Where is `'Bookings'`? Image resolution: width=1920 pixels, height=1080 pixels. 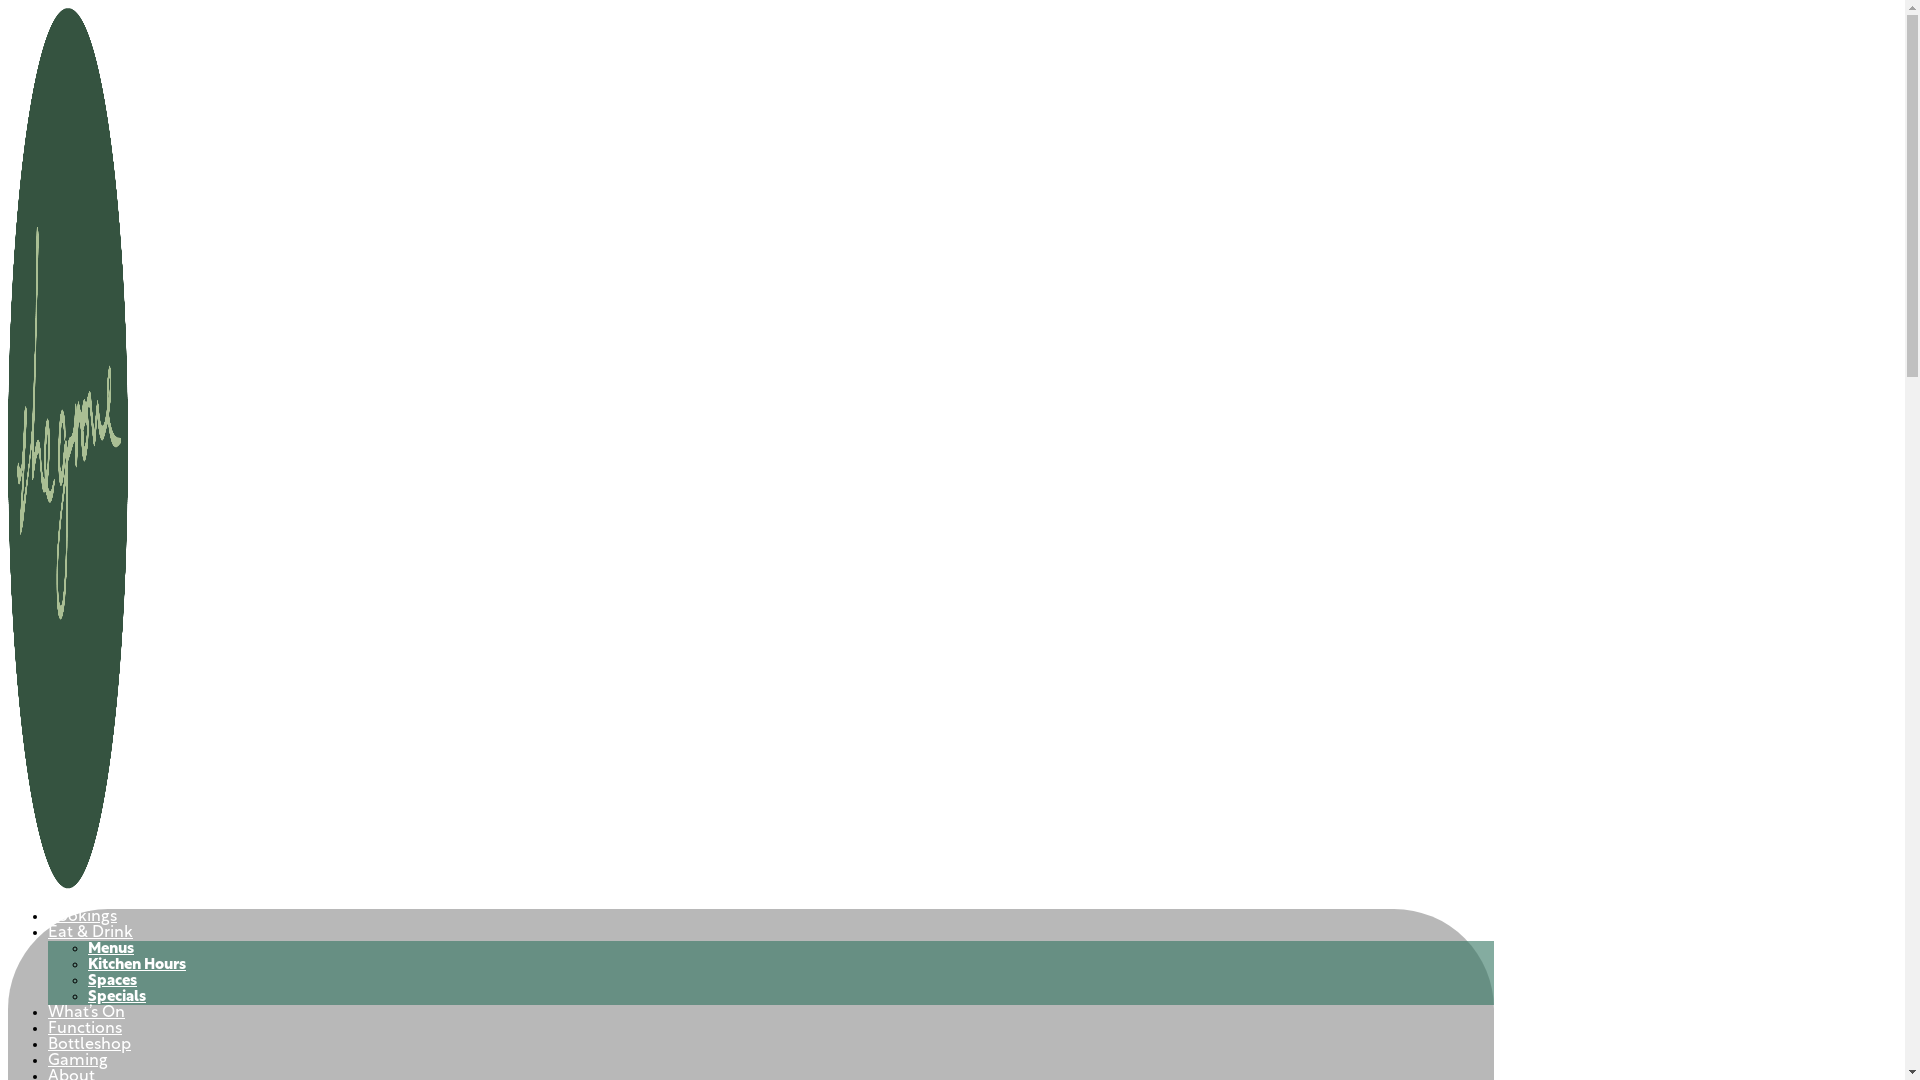 'Bookings' is located at coordinates (48, 917).